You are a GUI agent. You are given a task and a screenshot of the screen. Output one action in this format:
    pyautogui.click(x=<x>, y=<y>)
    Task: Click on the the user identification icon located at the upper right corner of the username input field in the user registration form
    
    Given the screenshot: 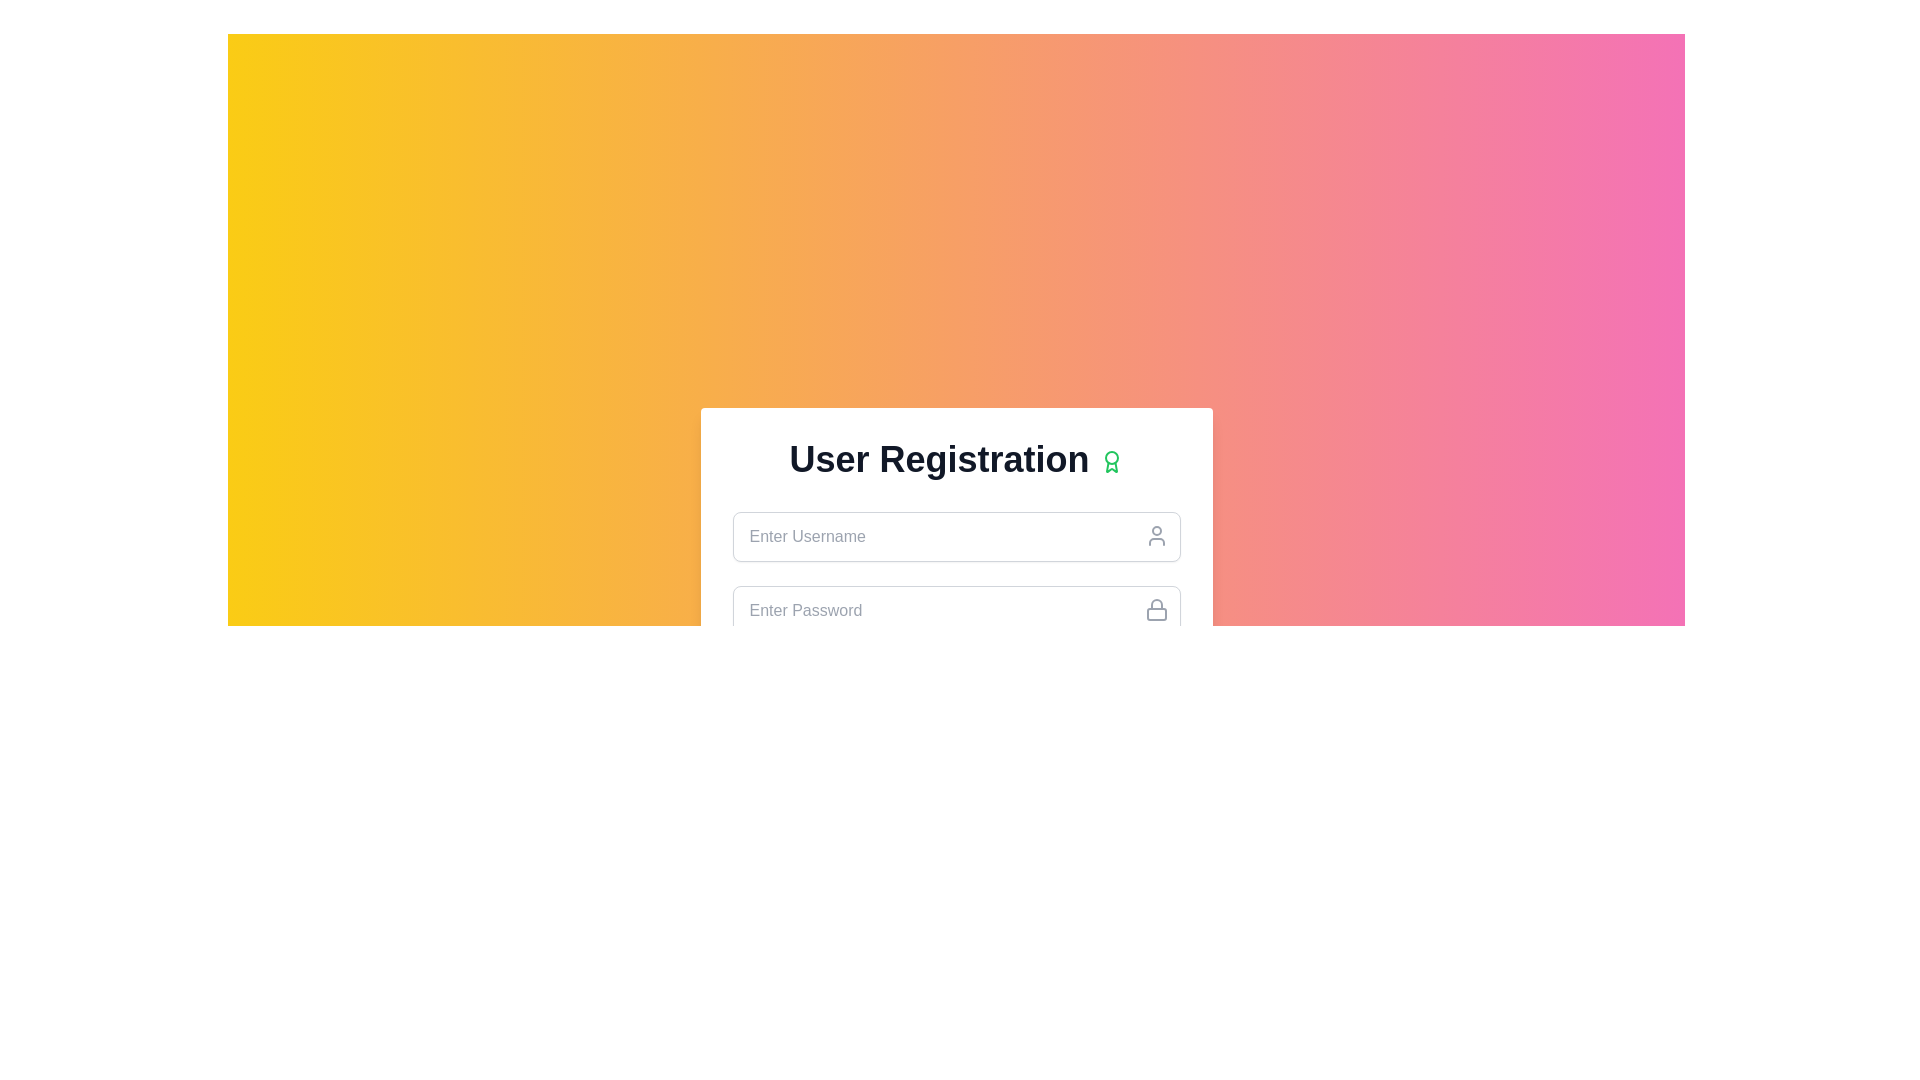 What is the action you would take?
    pyautogui.click(x=1156, y=535)
    